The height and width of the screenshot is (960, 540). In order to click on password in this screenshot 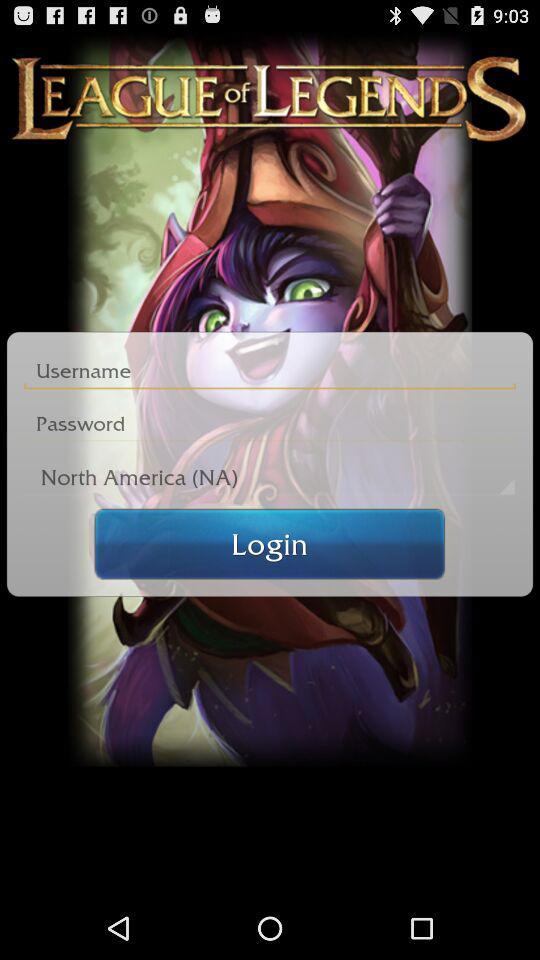, I will do `click(270, 423)`.